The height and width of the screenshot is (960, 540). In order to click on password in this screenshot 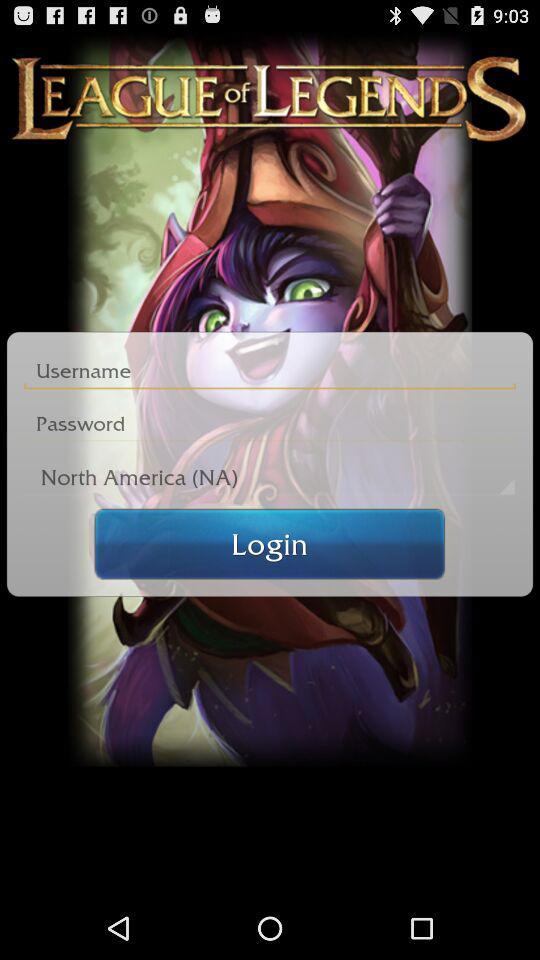, I will do `click(270, 423)`.